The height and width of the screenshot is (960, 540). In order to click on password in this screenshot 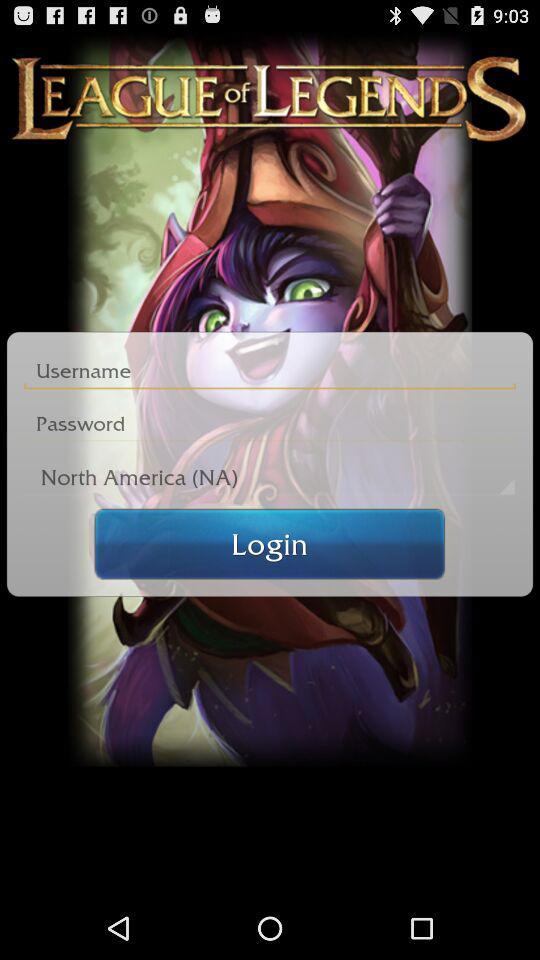, I will do `click(270, 423)`.